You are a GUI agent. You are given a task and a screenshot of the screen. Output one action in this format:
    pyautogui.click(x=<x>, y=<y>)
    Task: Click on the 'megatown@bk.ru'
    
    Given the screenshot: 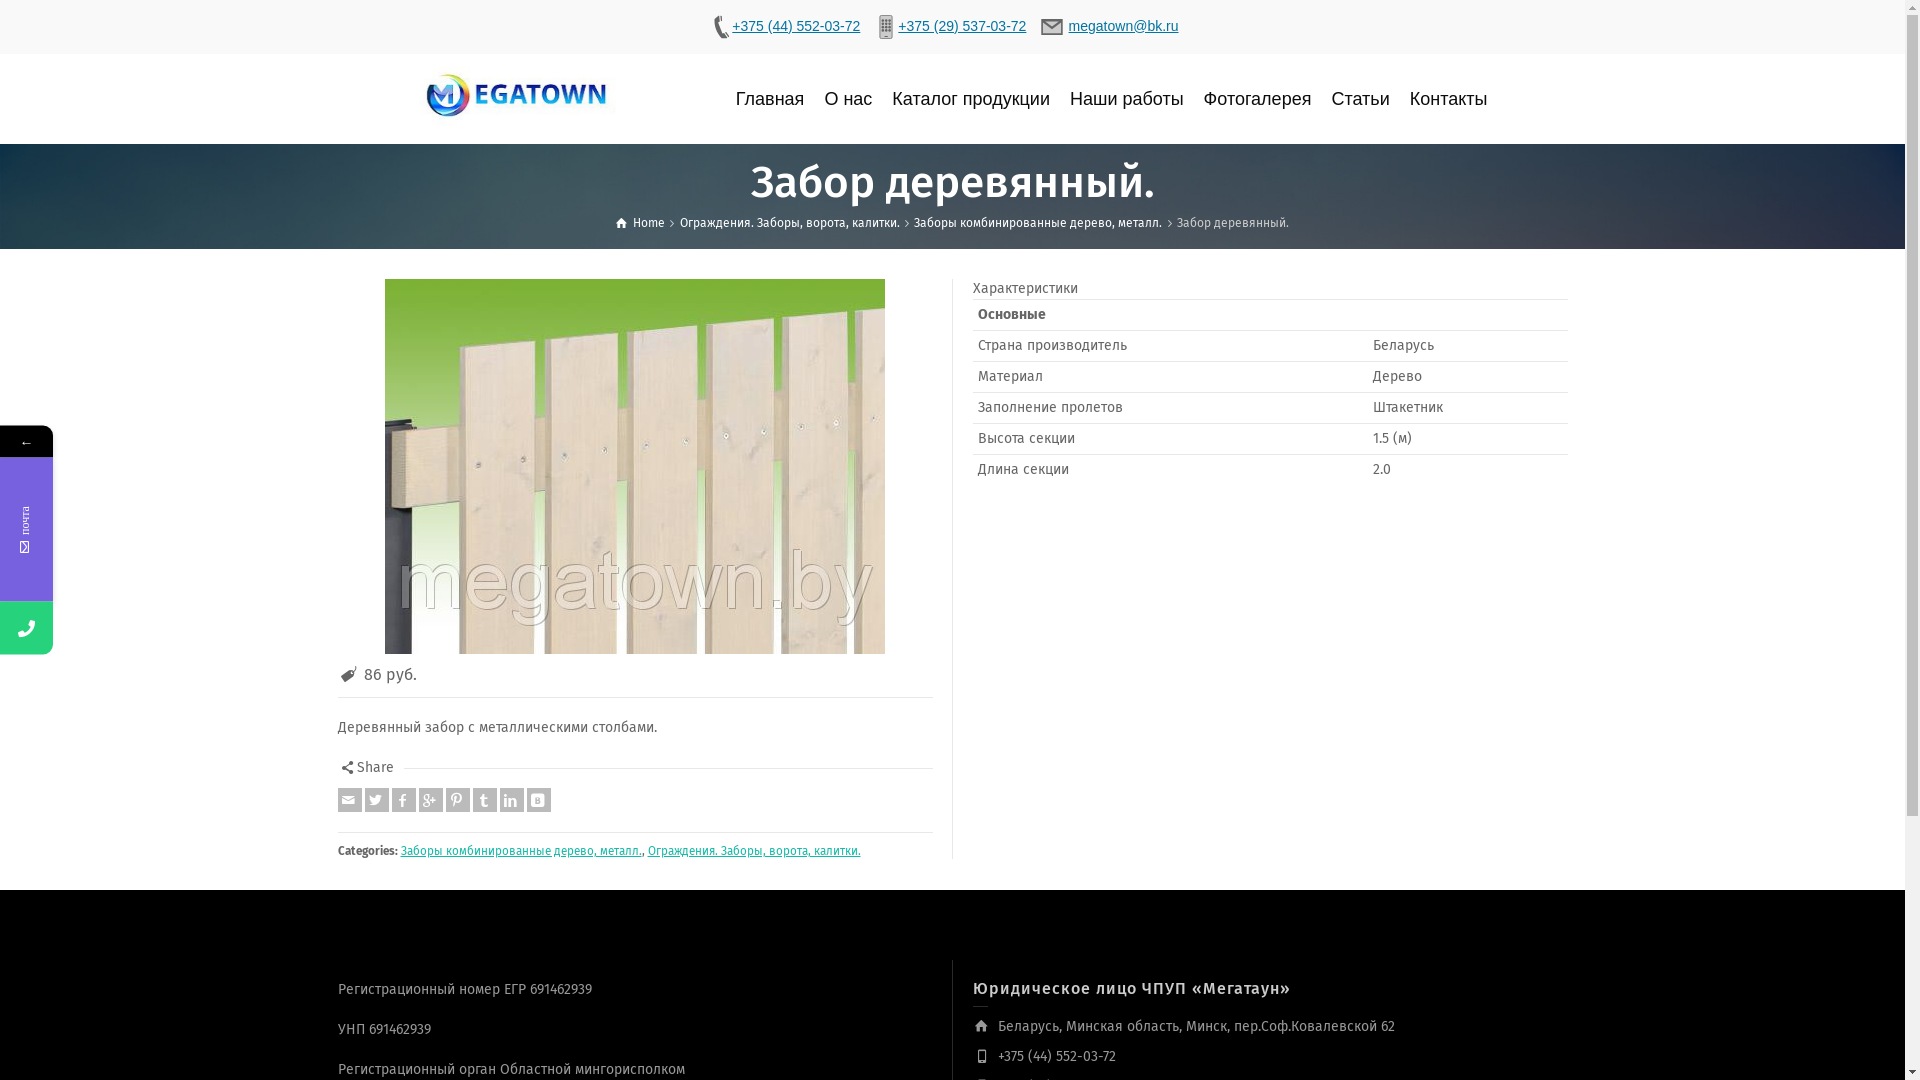 What is the action you would take?
    pyautogui.click(x=1109, y=26)
    